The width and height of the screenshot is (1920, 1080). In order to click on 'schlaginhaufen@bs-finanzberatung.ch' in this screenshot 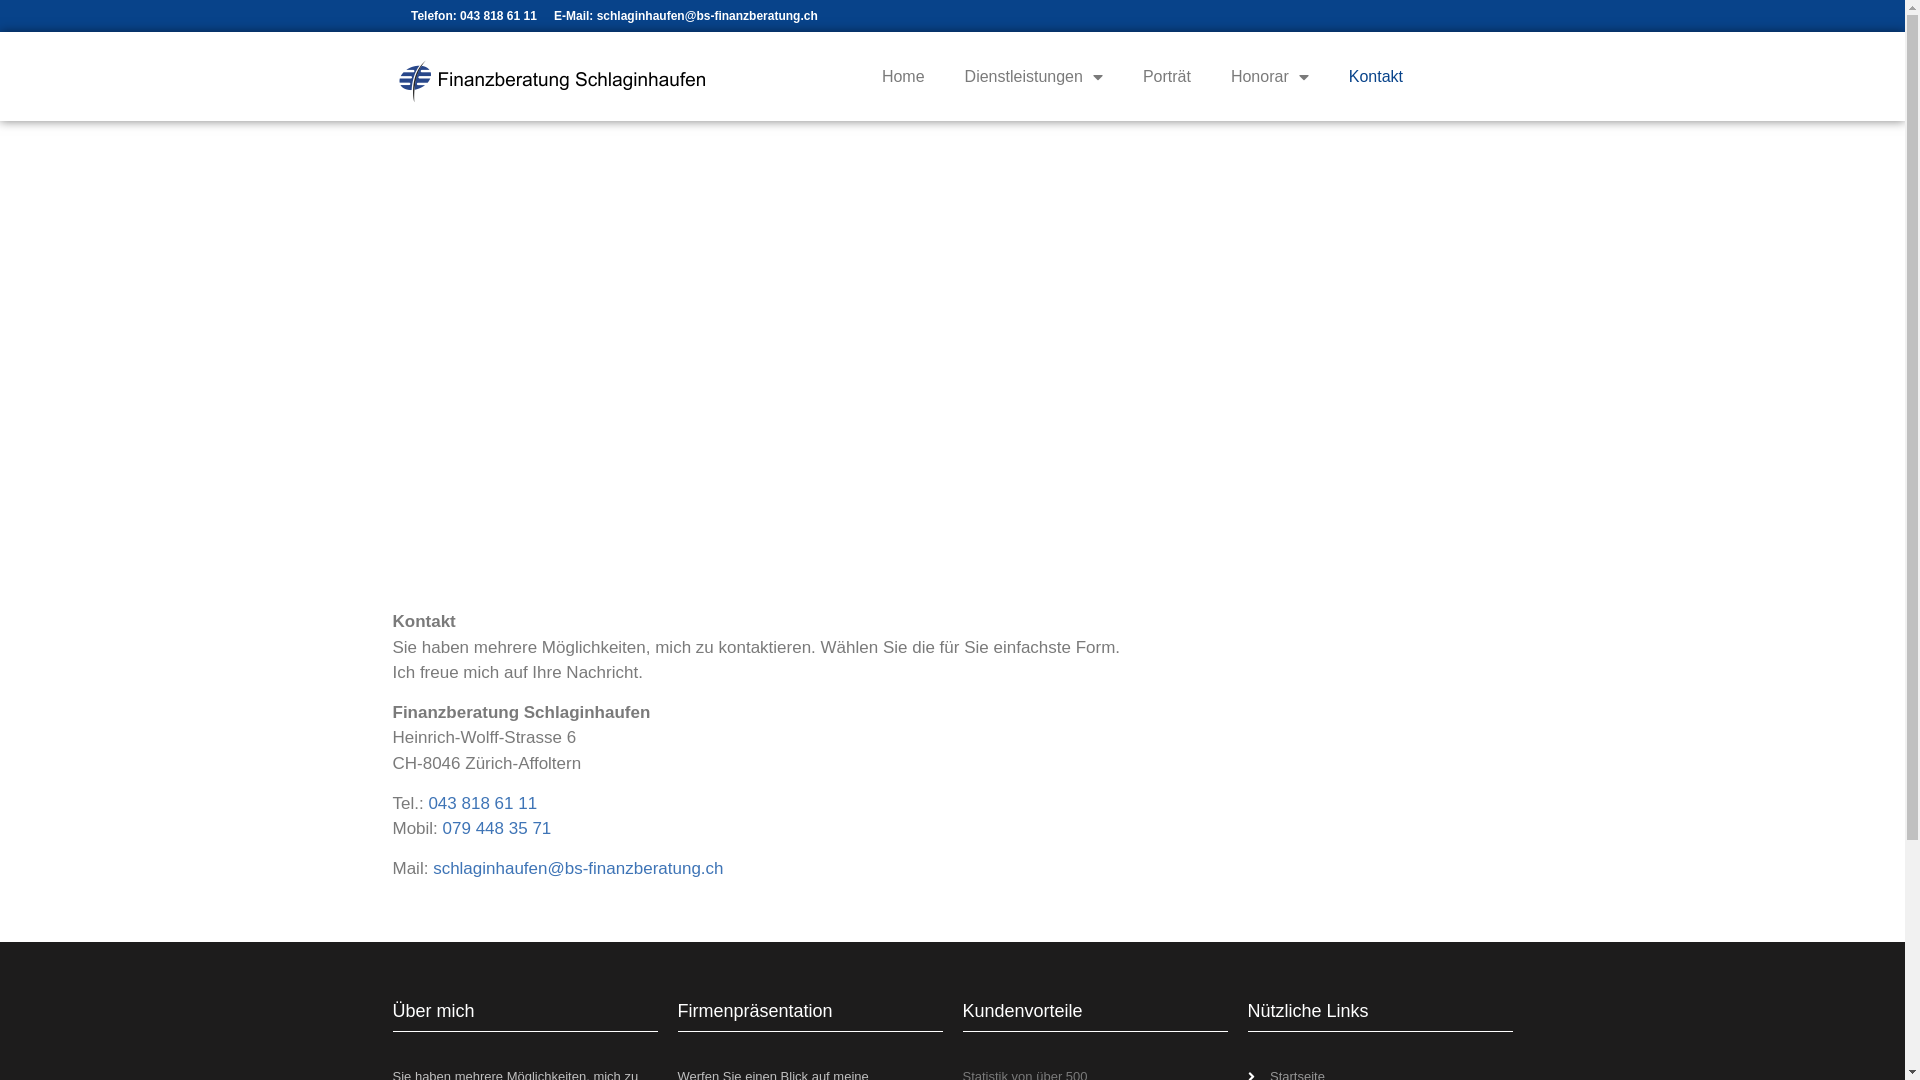, I will do `click(576, 867)`.